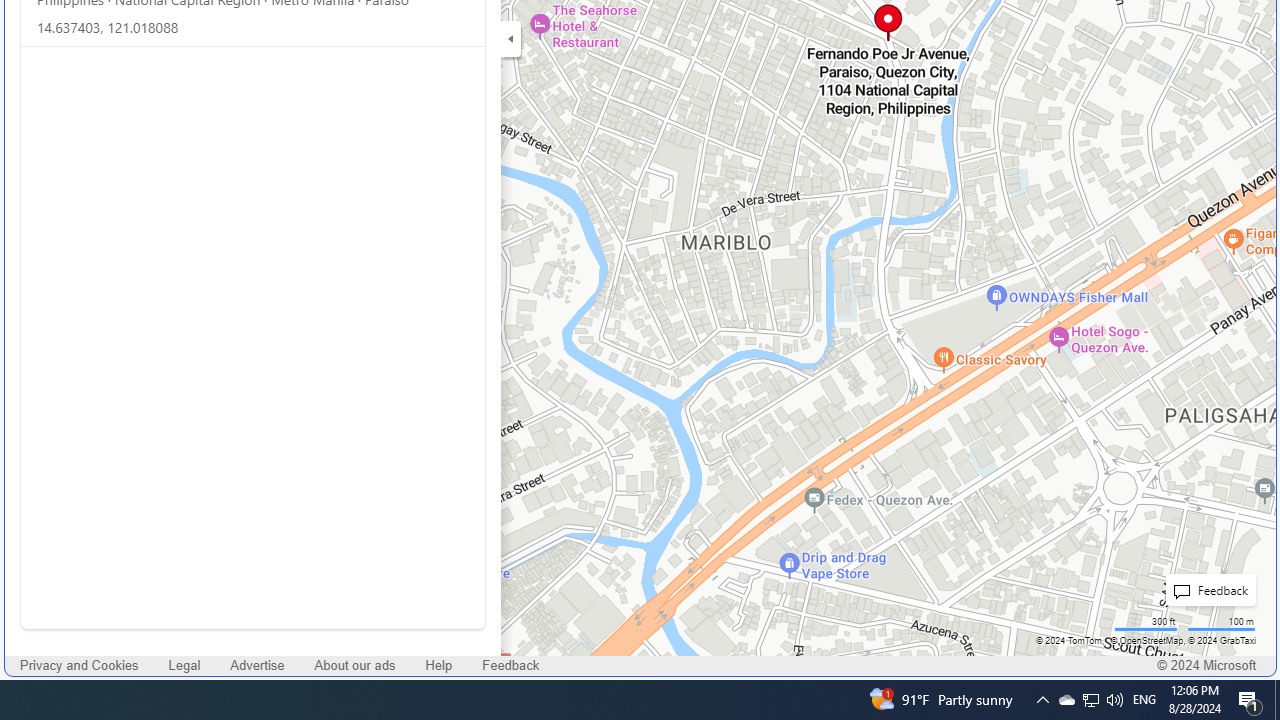 Image resolution: width=1280 pixels, height=720 pixels. Describe the element at coordinates (184, 665) in the screenshot. I see `'Legal'` at that location.